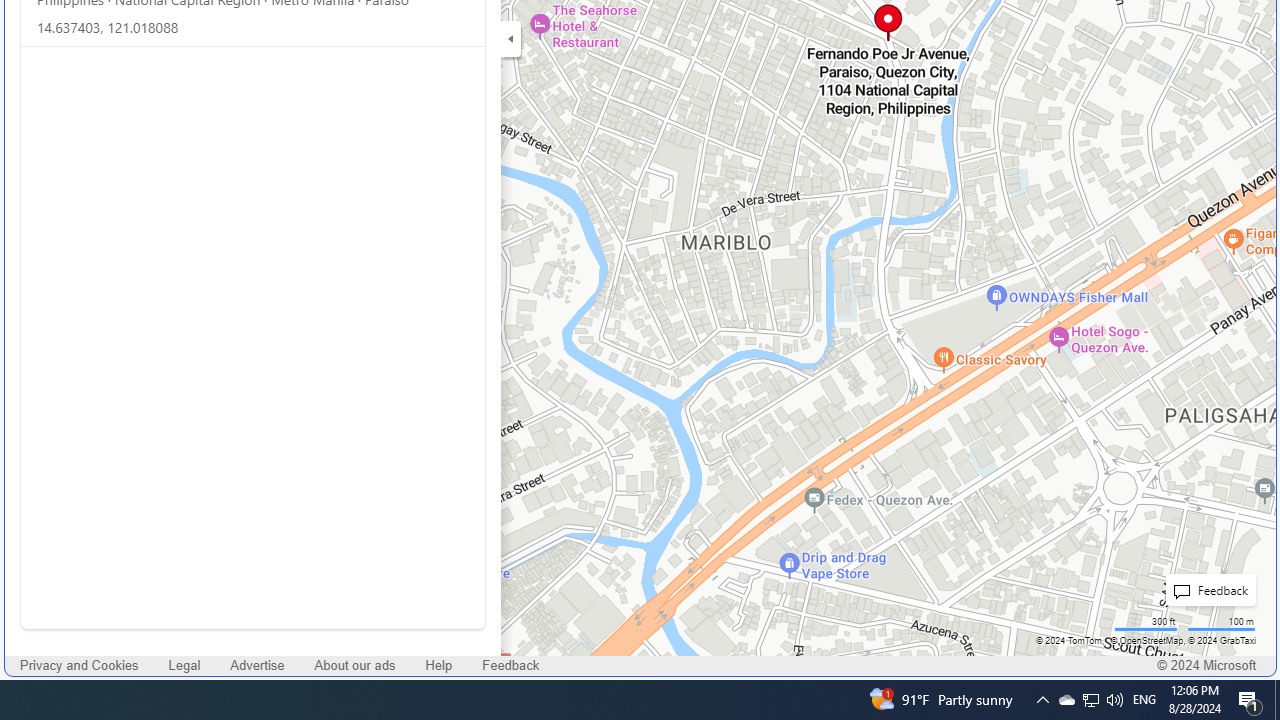 Image resolution: width=1280 pixels, height=720 pixels. Describe the element at coordinates (184, 665) in the screenshot. I see `'Legal'` at that location.